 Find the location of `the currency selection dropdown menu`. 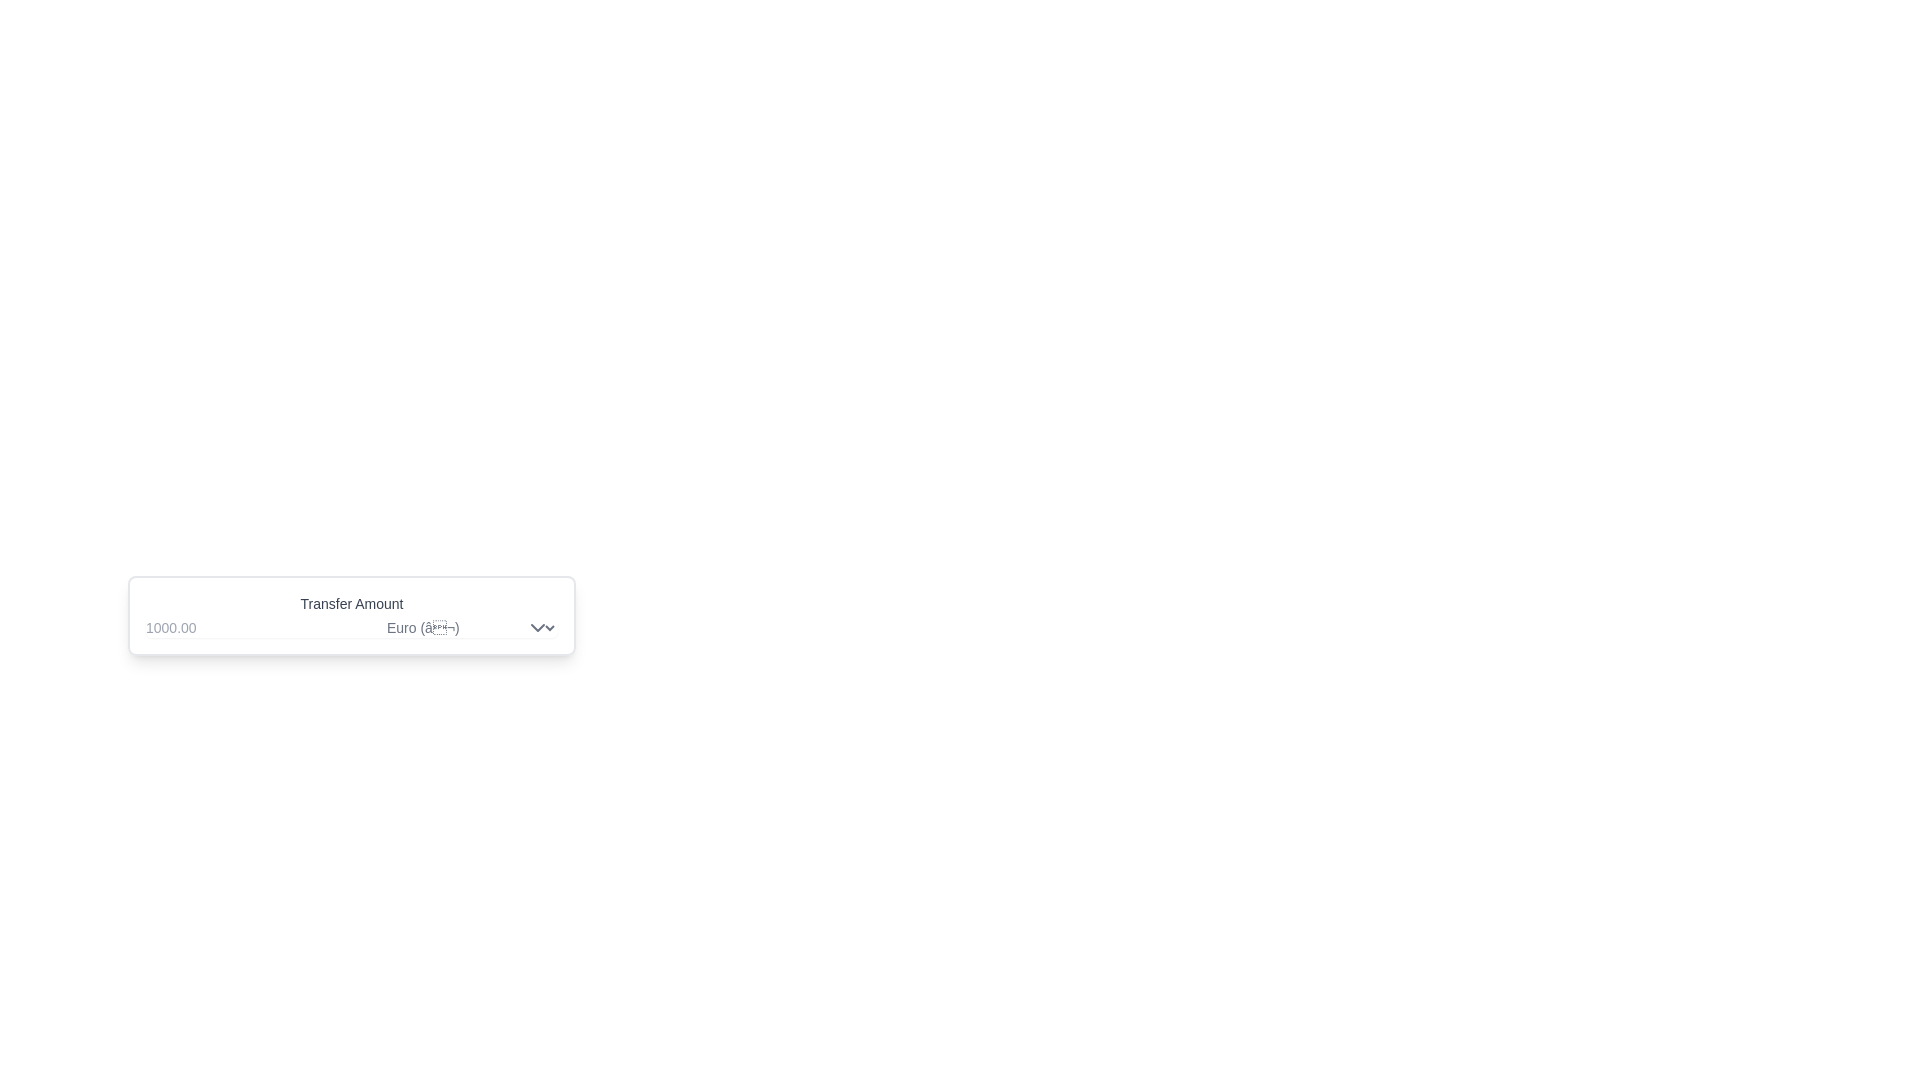

the currency selection dropdown menu is located at coordinates (463, 627).